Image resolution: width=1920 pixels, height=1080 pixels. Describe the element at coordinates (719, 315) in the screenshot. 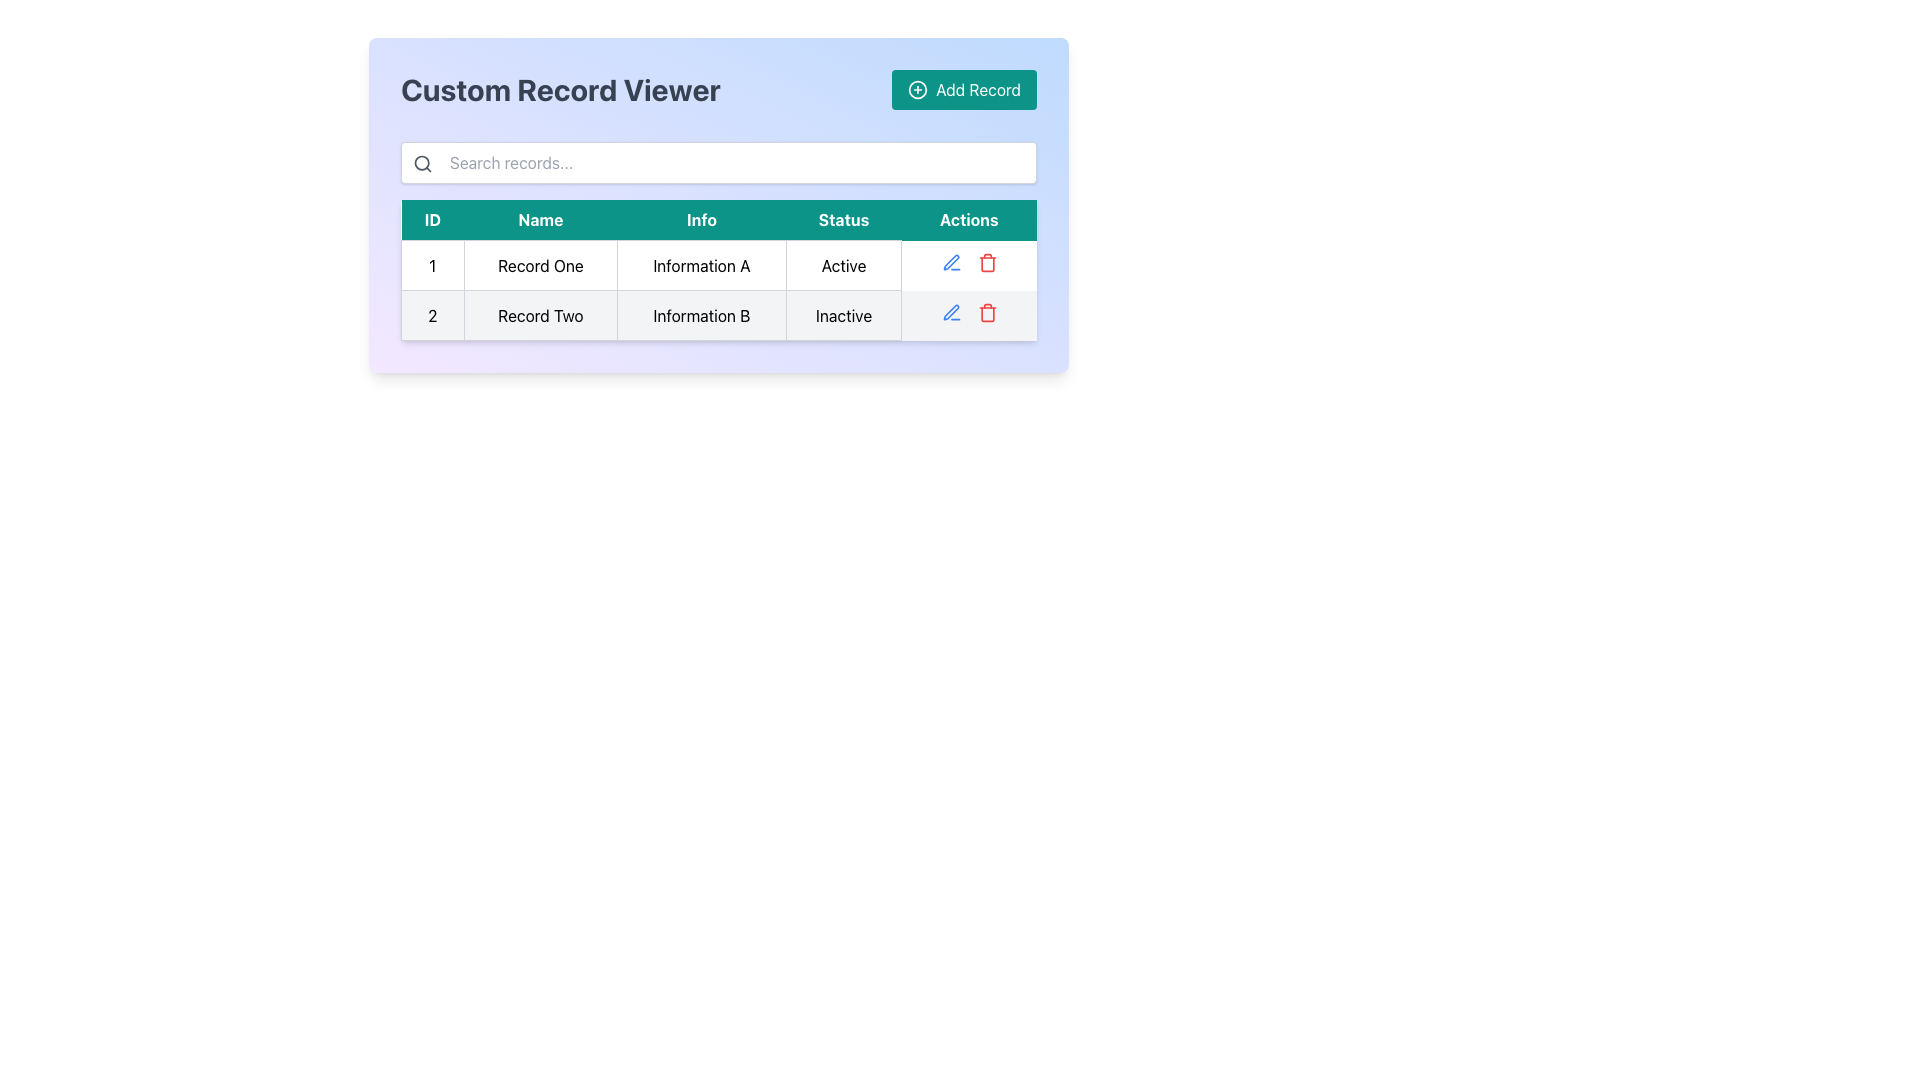

I see `the second row of the table containing ID '2', Name 'Record Two', Info 'Information B', and Status 'Inactive'` at that location.